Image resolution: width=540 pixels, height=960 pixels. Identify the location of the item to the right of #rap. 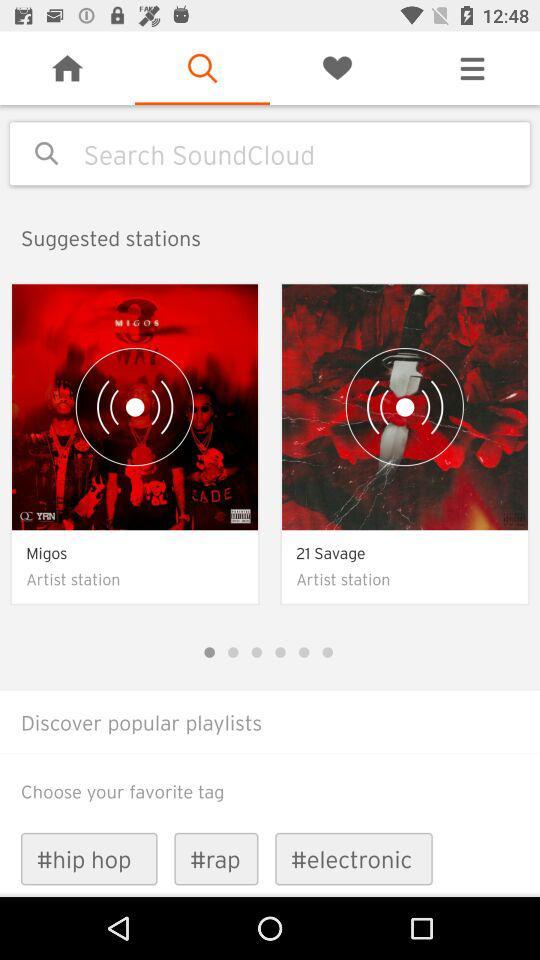
(353, 858).